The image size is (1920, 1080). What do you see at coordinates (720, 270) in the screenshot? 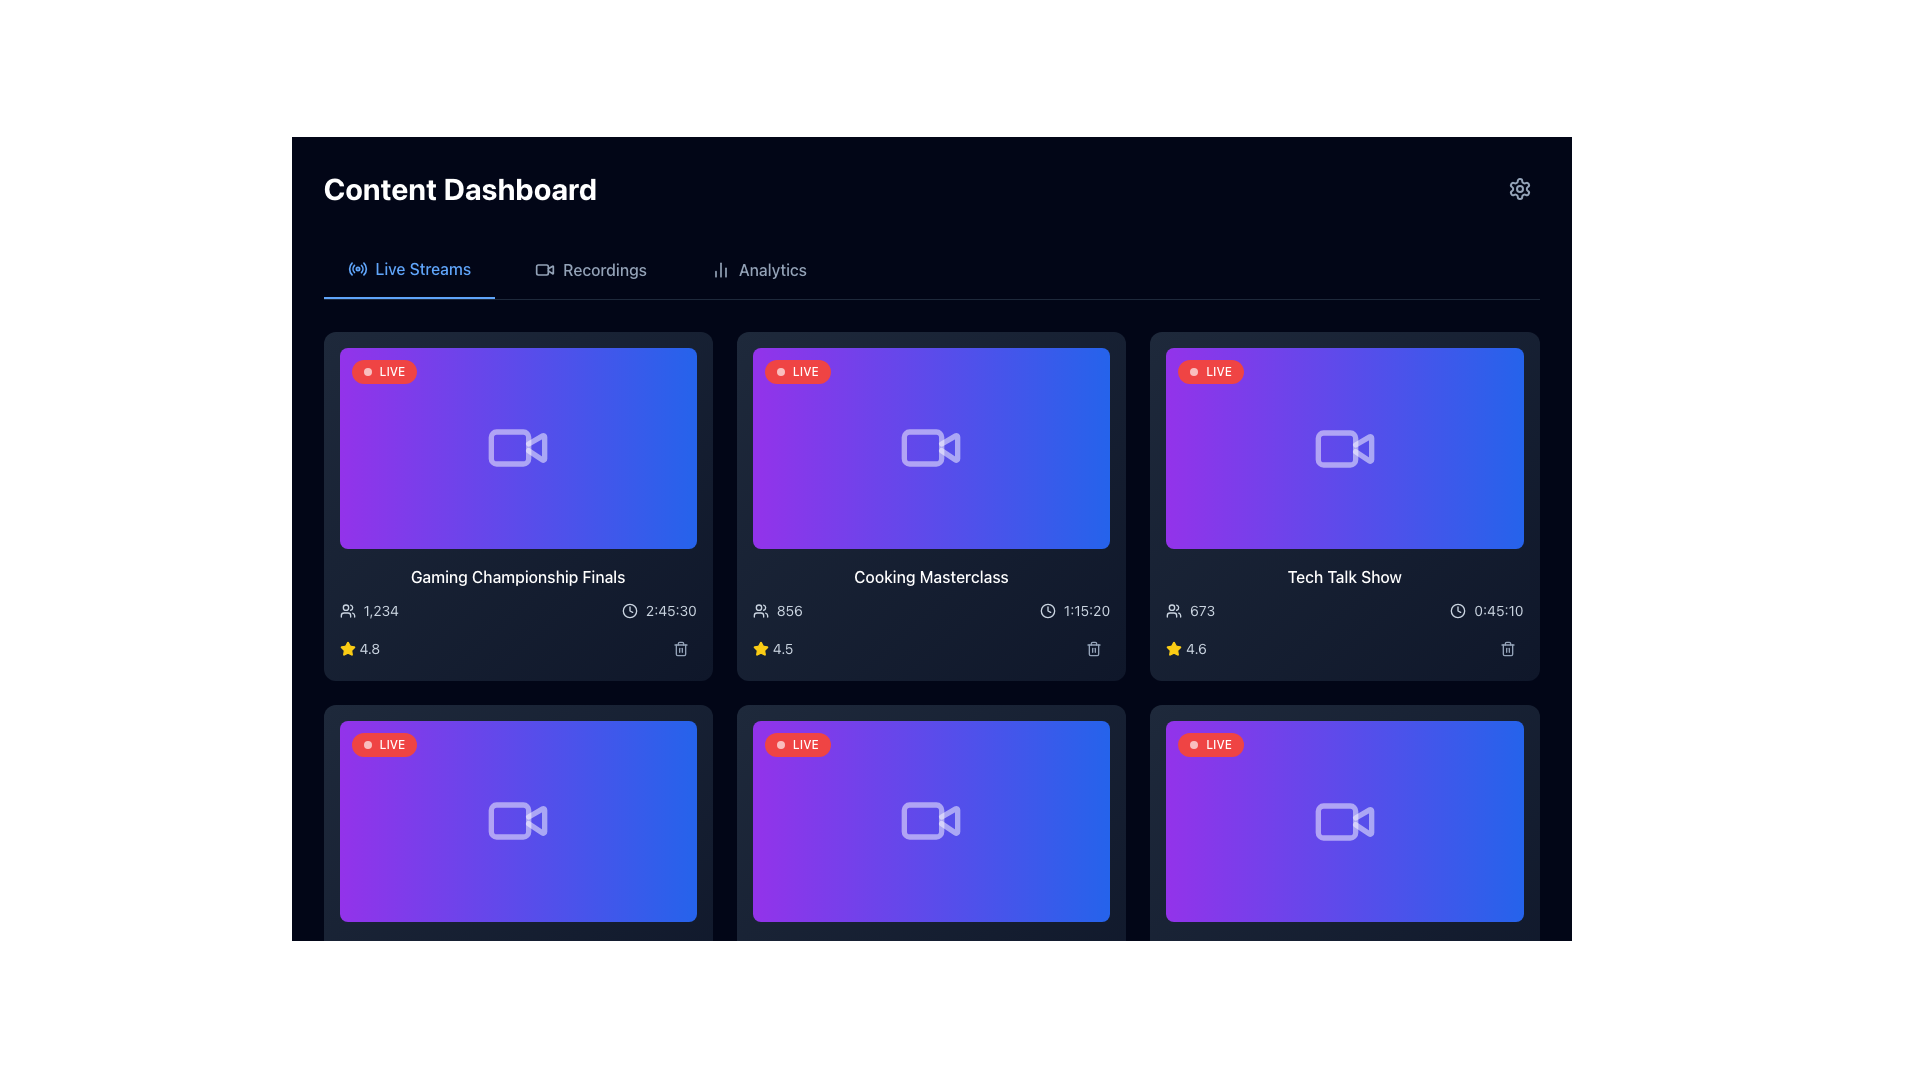
I see `the minimalist line design bar chart icon located in the 'Analytics' menu item in the top navigation bar` at bounding box center [720, 270].